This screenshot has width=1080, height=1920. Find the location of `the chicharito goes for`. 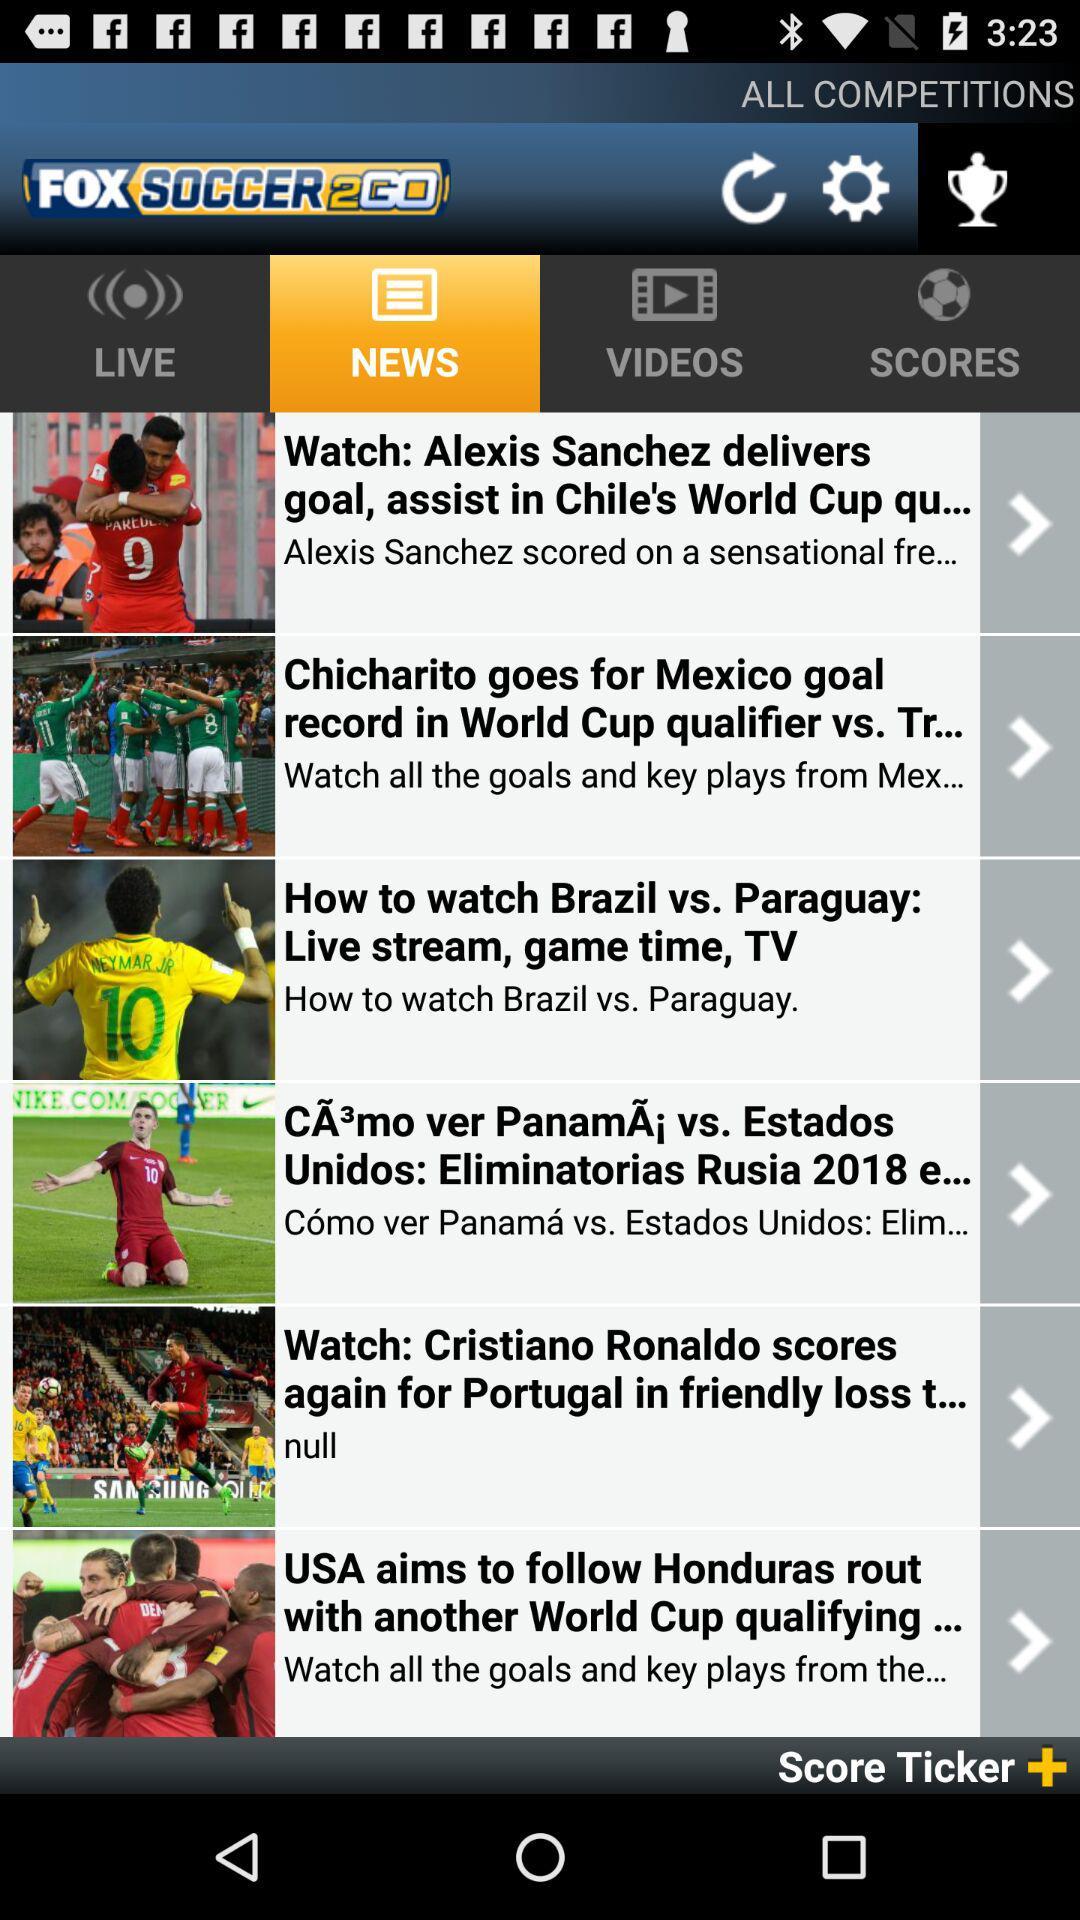

the chicharito goes for is located at coordinates (626, 697).